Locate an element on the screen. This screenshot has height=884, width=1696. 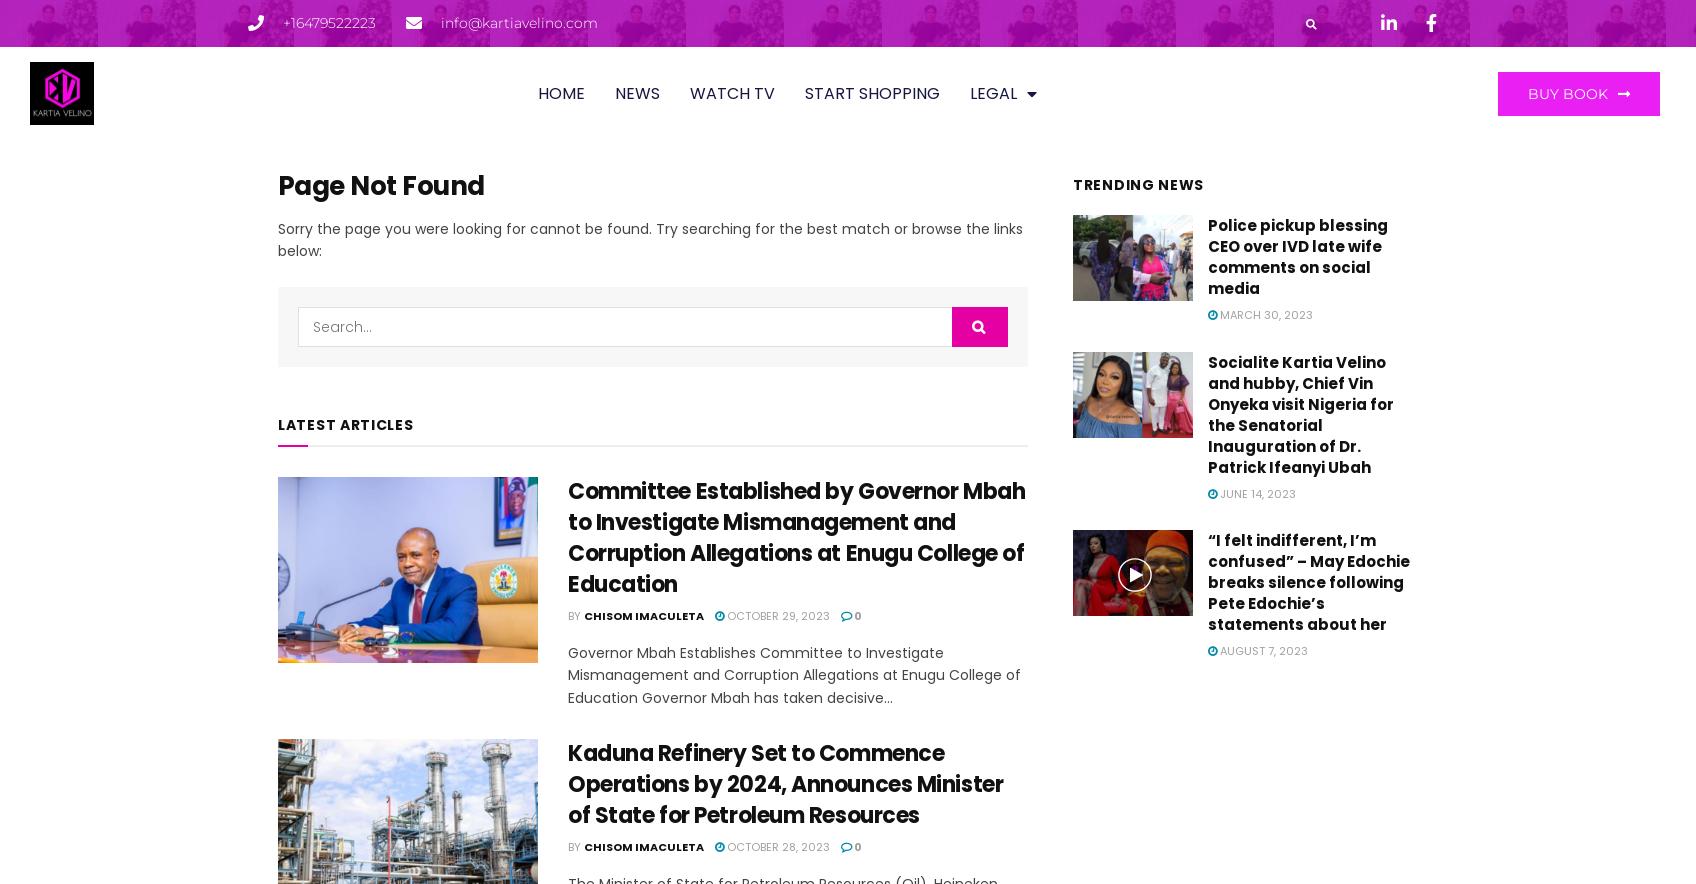
'March 30, 2023' is located at coordinates (1216, 314).